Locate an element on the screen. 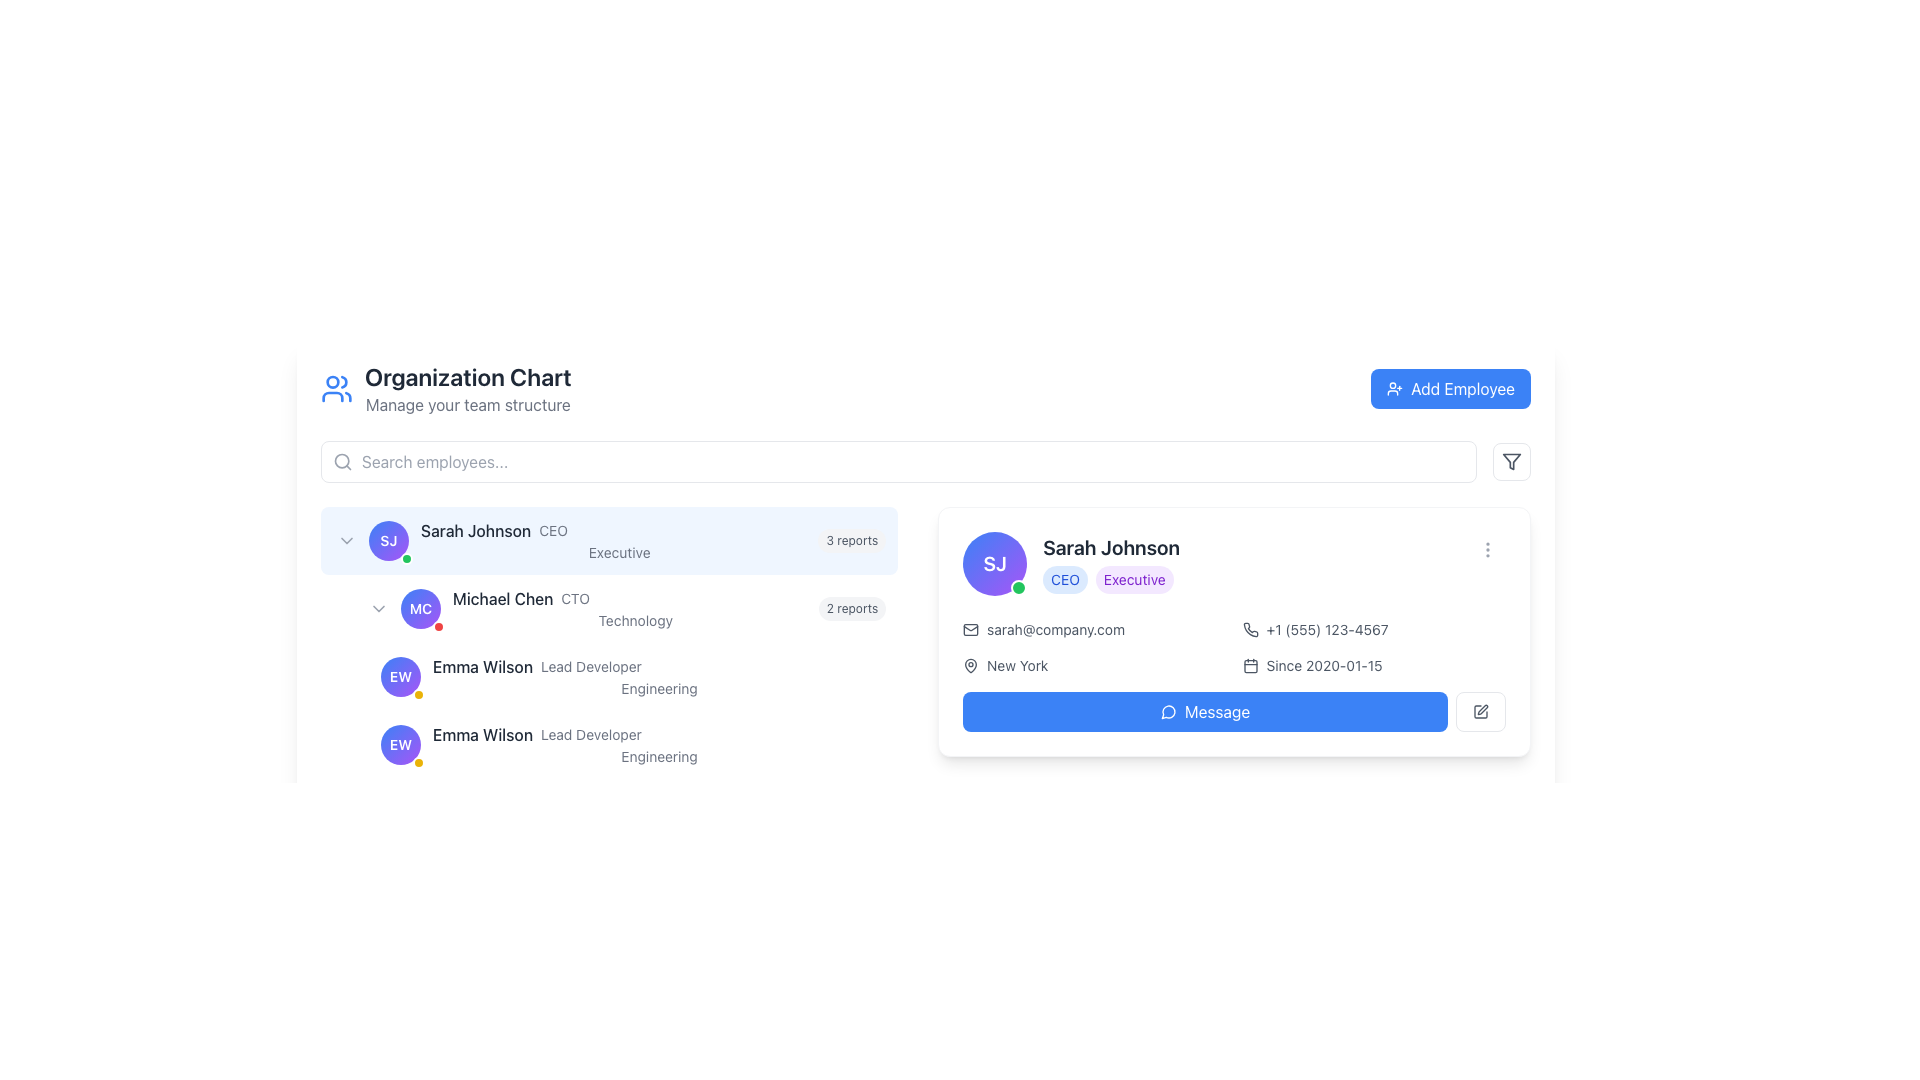 Image resolution: width=1920 pixels, height=1080 pixels. the static text label displaying 'Emma Wilson', which is styled in medium-weight dark gray font and positioned on the left side of a horizontal layout, adjacent to 'Lead Developer' is located at coordinates (483, 735).